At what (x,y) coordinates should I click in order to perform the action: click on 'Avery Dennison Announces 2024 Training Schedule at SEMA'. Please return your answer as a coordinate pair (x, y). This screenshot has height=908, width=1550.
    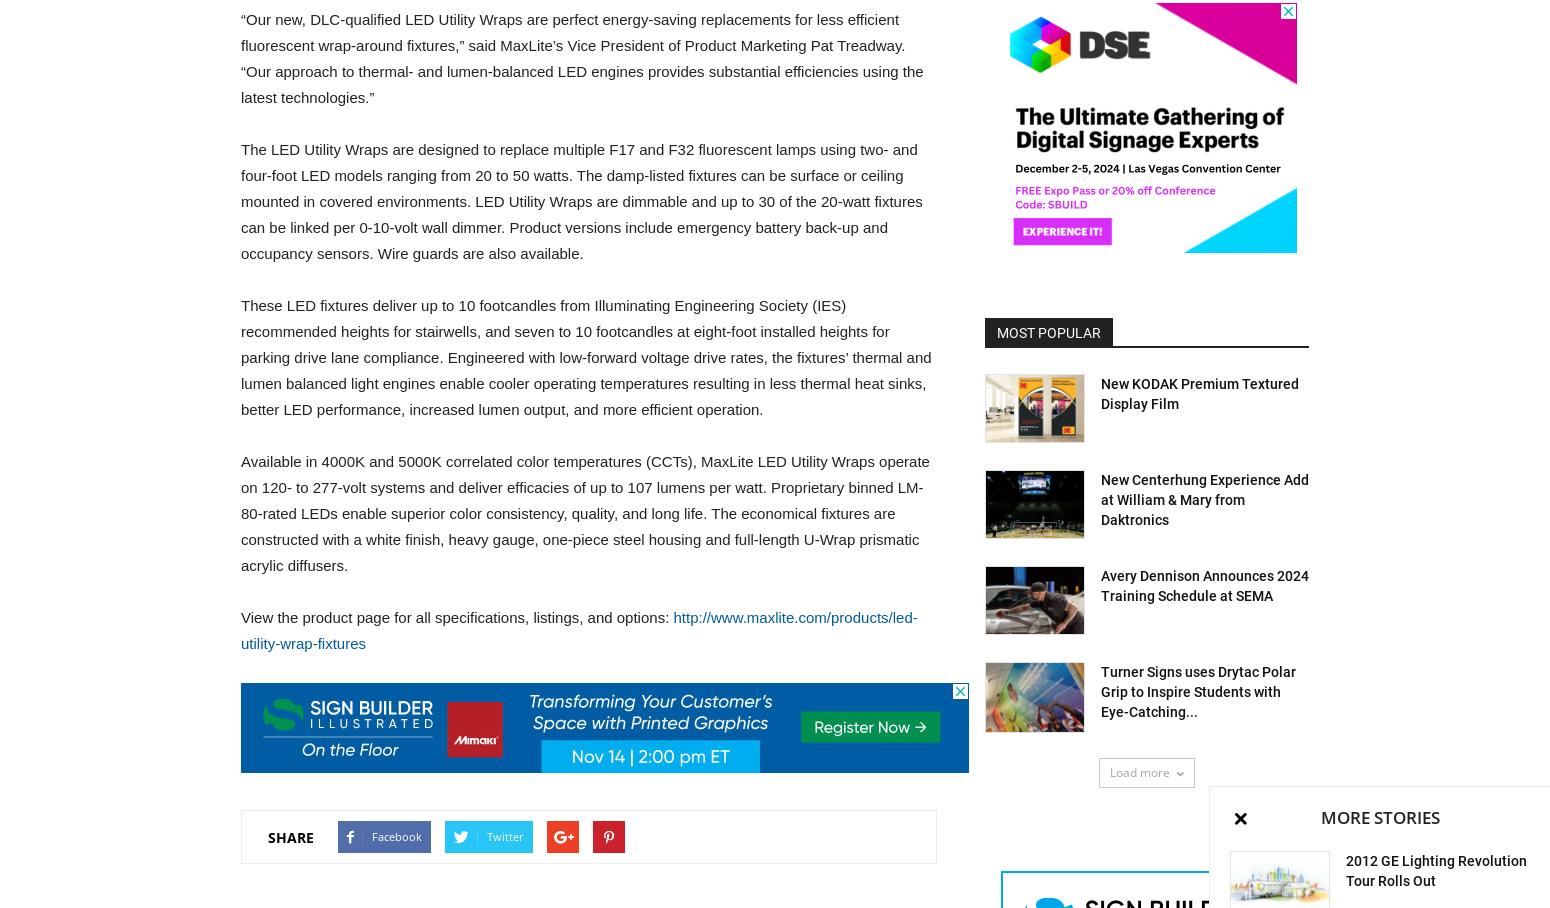
    Looking at the image, I should click on (1204, 586).